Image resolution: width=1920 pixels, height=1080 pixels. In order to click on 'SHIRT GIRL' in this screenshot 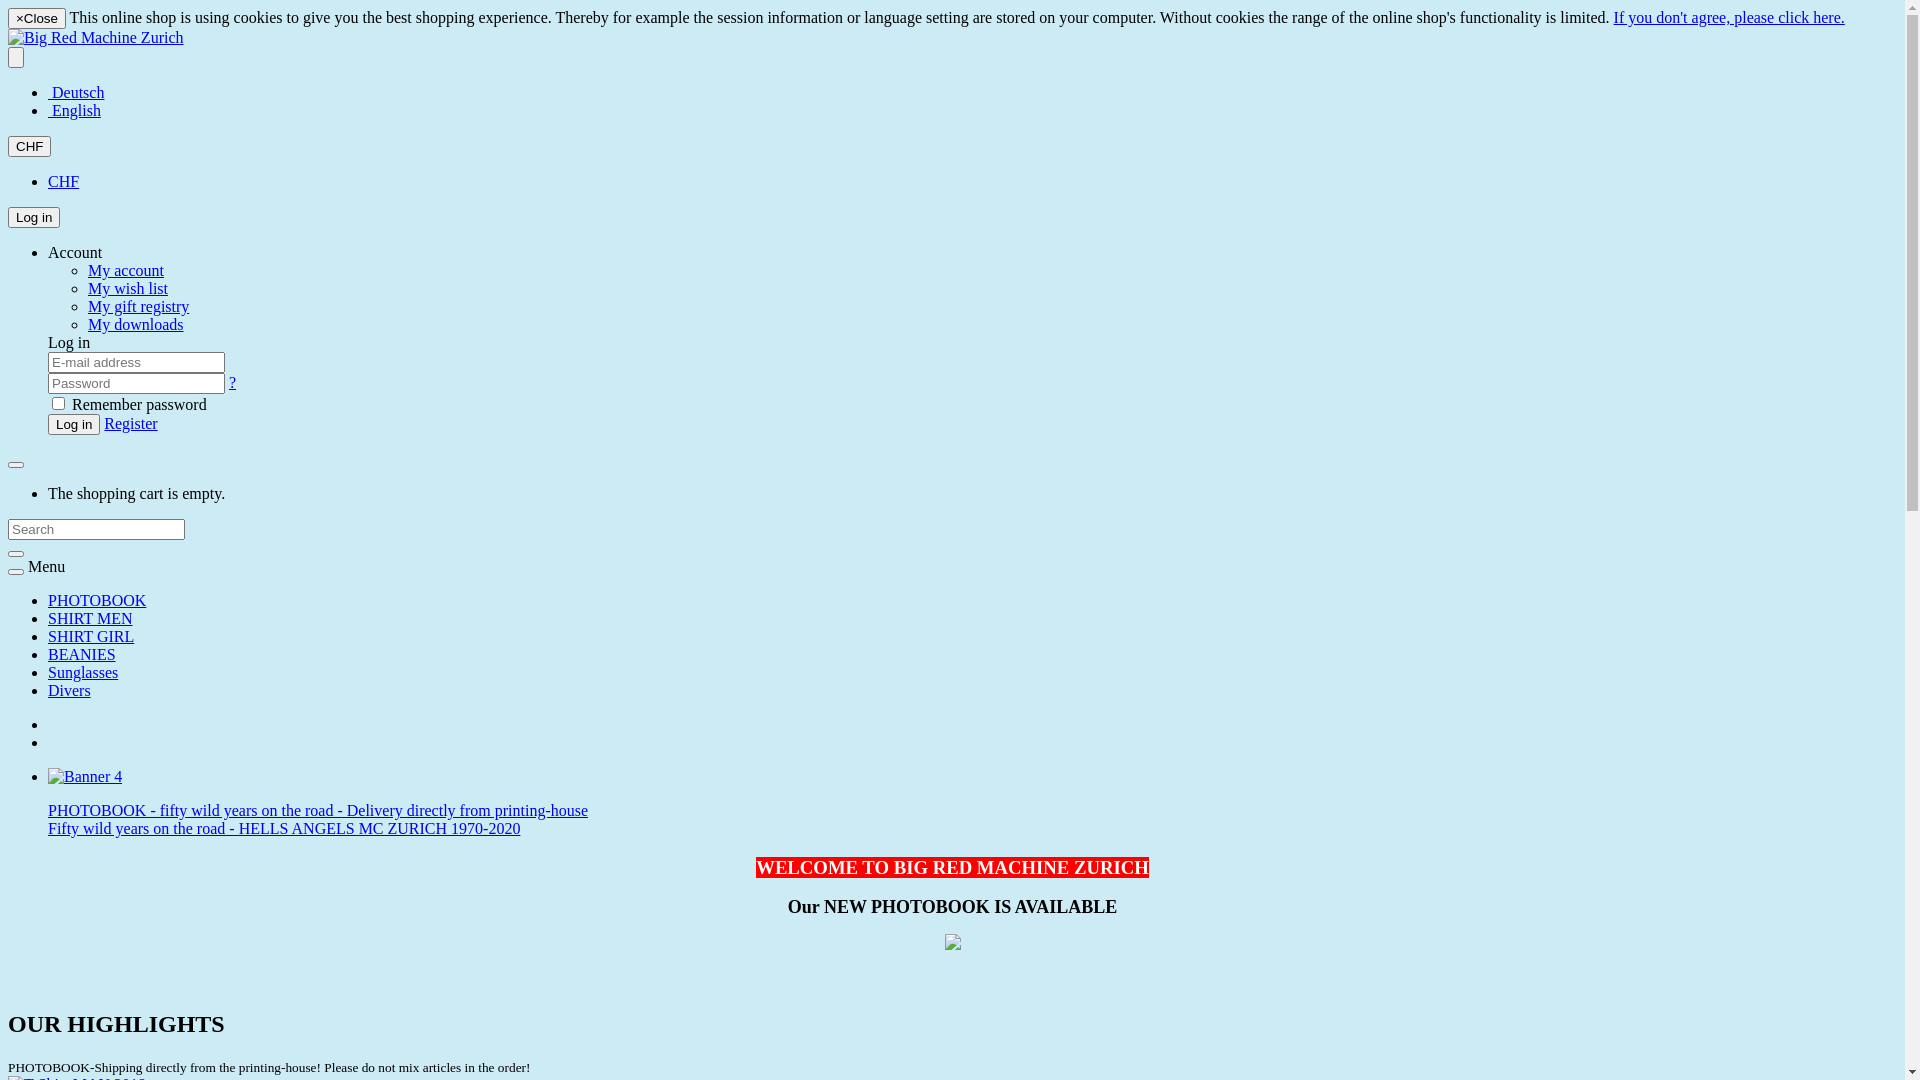, I will do `click(90, 636)`.